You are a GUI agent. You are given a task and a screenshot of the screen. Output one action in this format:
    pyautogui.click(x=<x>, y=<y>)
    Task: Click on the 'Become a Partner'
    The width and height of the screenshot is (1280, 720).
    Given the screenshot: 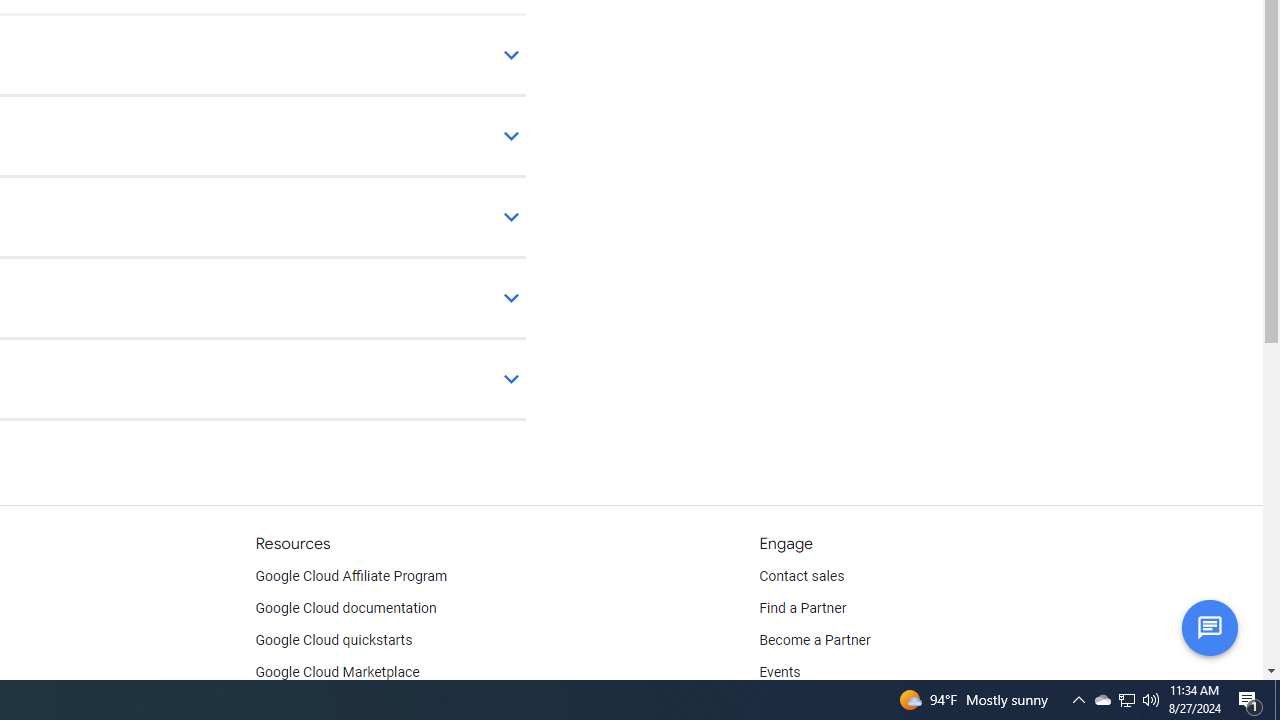 What is the action you would take?
    pyautogui.click(x=814, y=640)
    